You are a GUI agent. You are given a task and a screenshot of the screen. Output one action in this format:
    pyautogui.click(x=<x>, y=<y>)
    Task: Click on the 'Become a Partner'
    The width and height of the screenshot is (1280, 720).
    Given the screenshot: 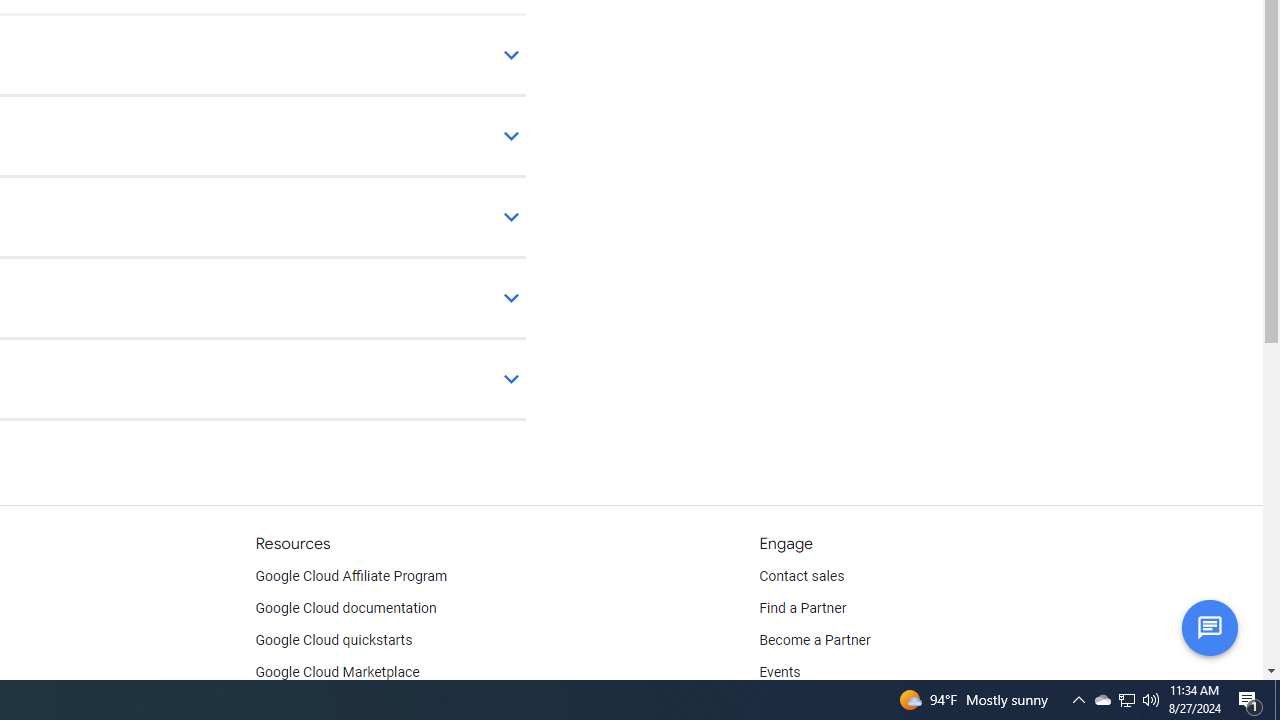 What is the action you would take?
    pyautogui.click(x=814, y=640)
    